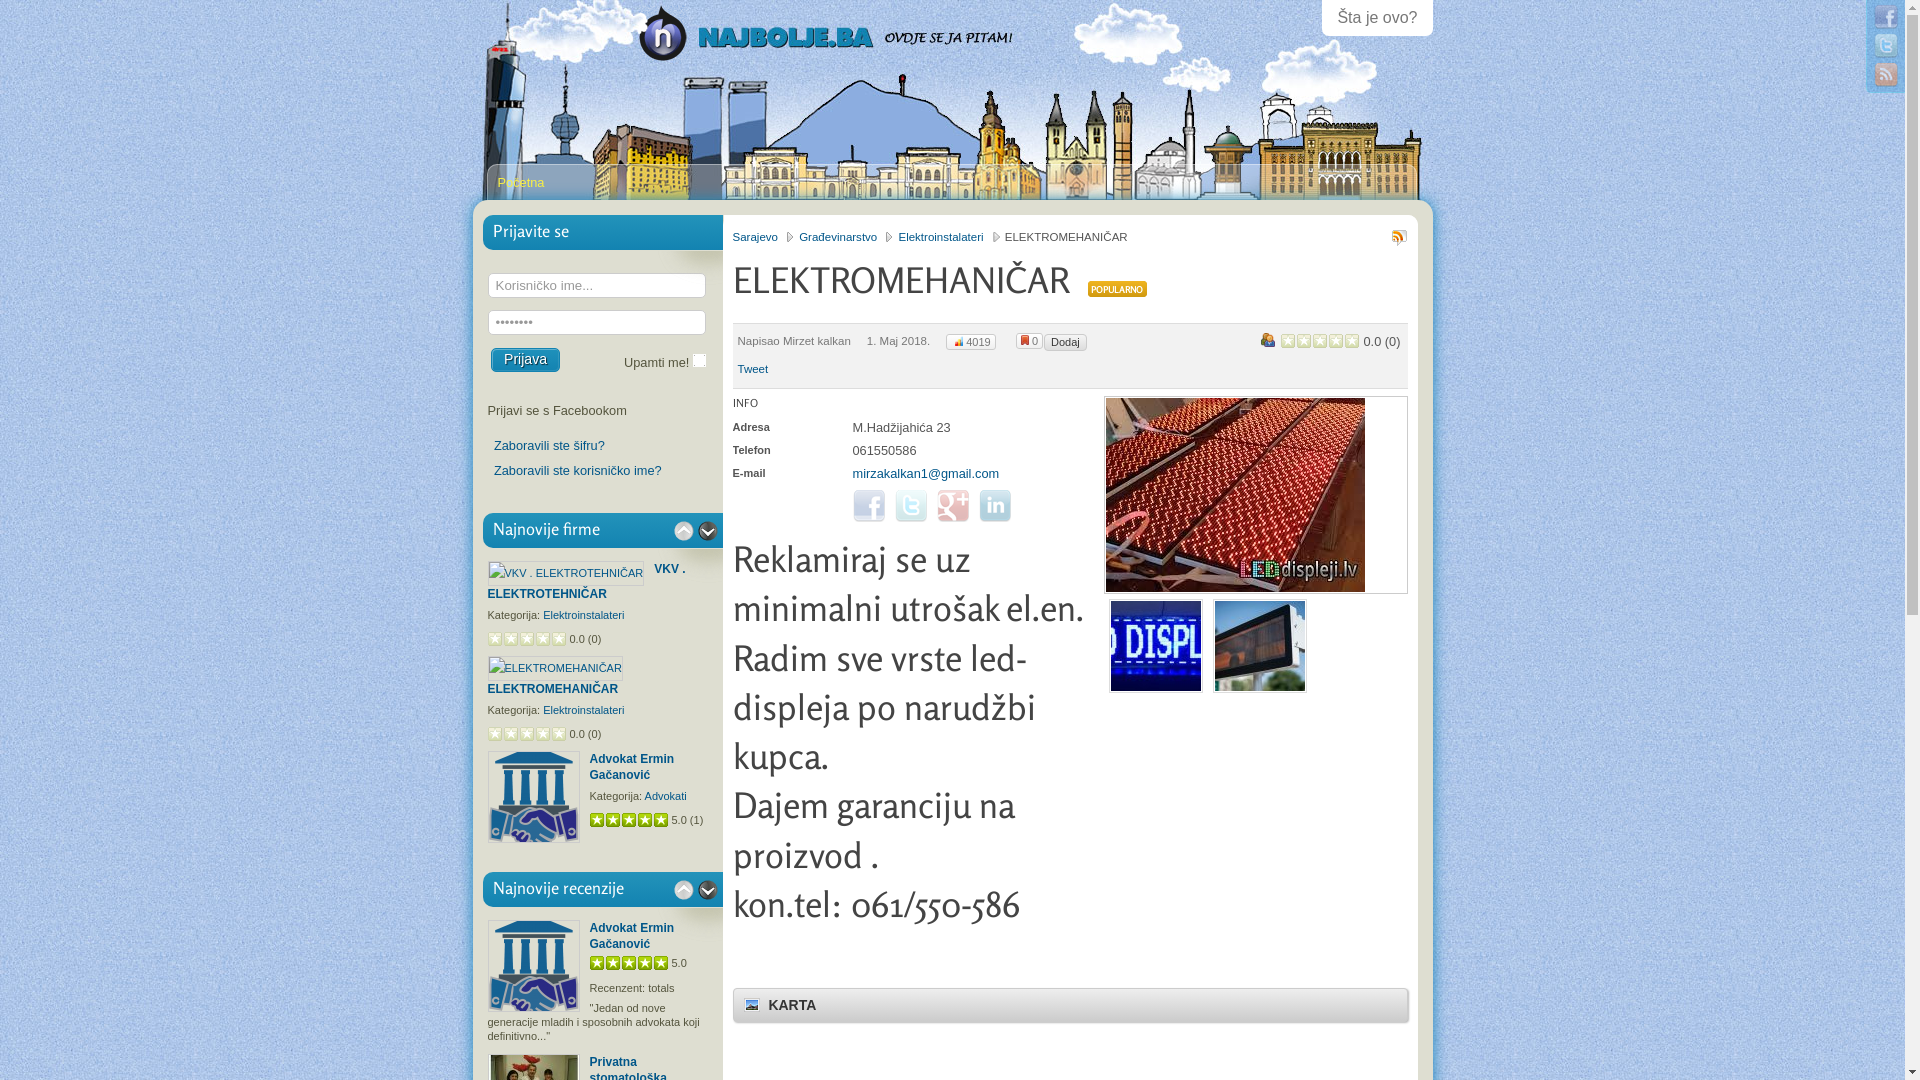 The image size is (1920, 1080). What do you see at coordinates (948, 235) in the screenshot?
I see `'Elektroinstalateri'` at bounding box center [948, 235].